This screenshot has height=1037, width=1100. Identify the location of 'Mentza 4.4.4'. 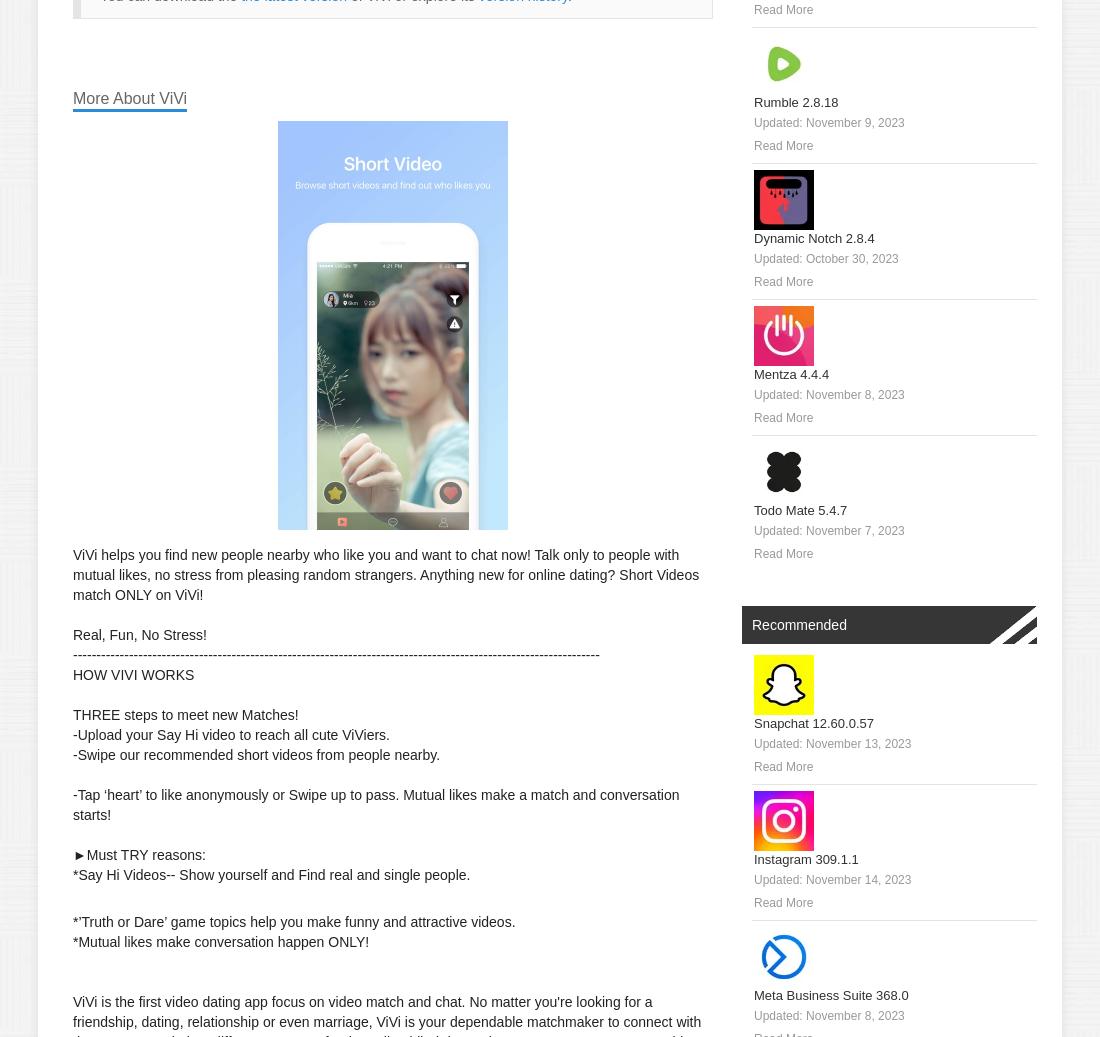
(753, 373).